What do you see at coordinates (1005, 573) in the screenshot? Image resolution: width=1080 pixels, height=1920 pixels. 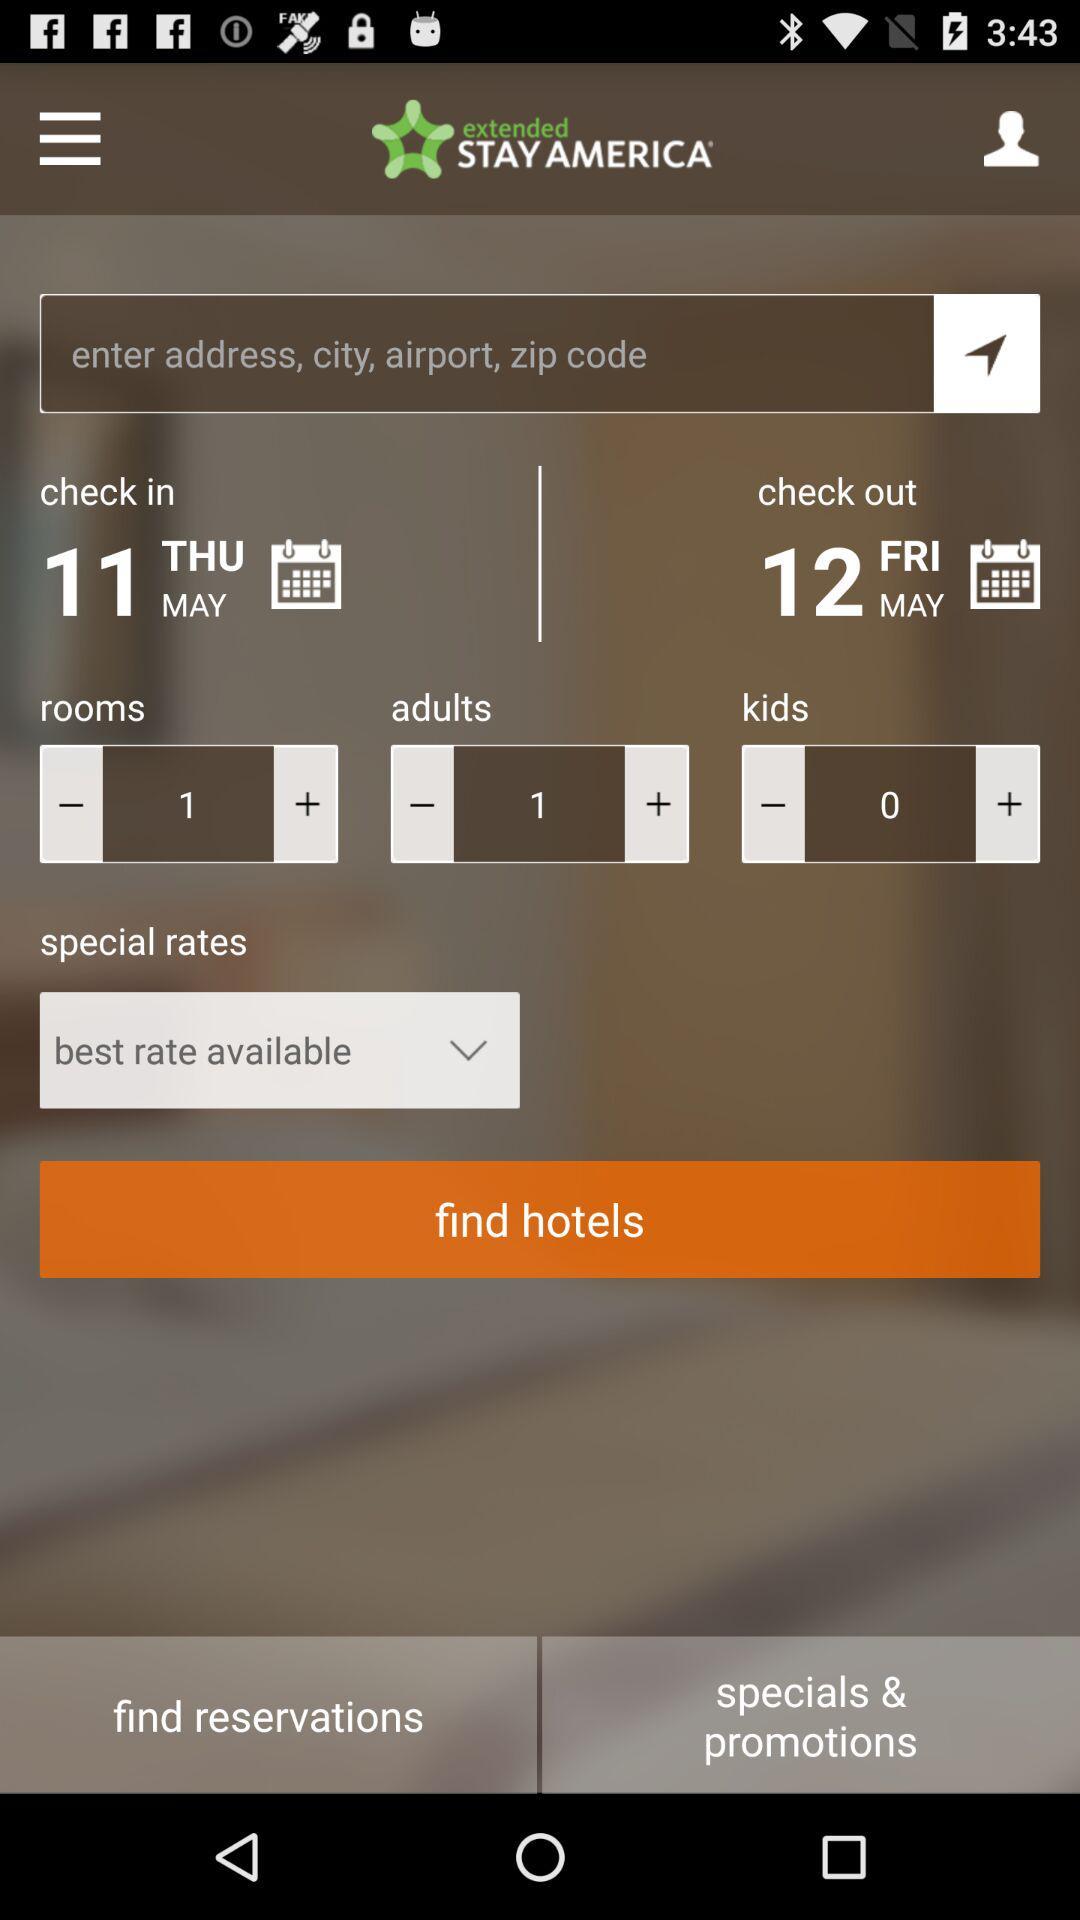 I see `show calendar` at bounding box center [1005, 573].